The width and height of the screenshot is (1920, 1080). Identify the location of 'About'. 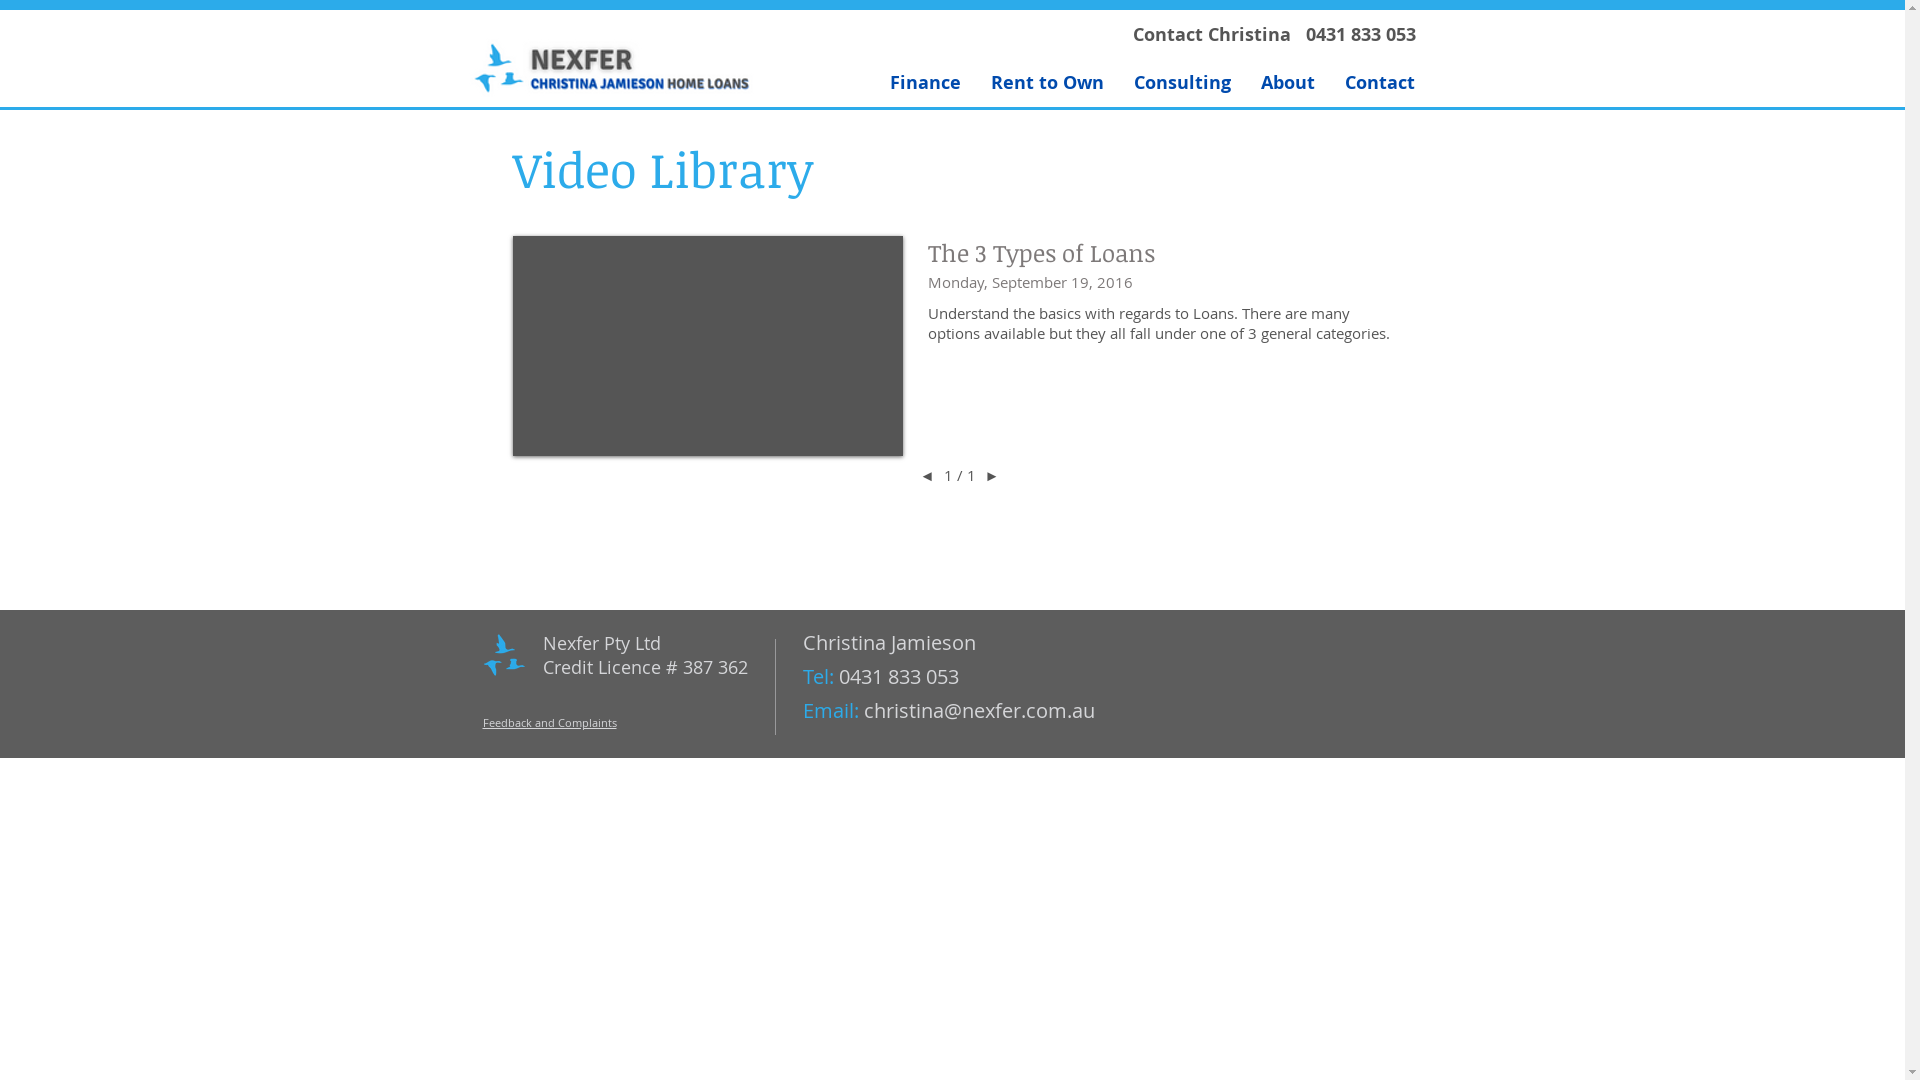
(1287, 81).